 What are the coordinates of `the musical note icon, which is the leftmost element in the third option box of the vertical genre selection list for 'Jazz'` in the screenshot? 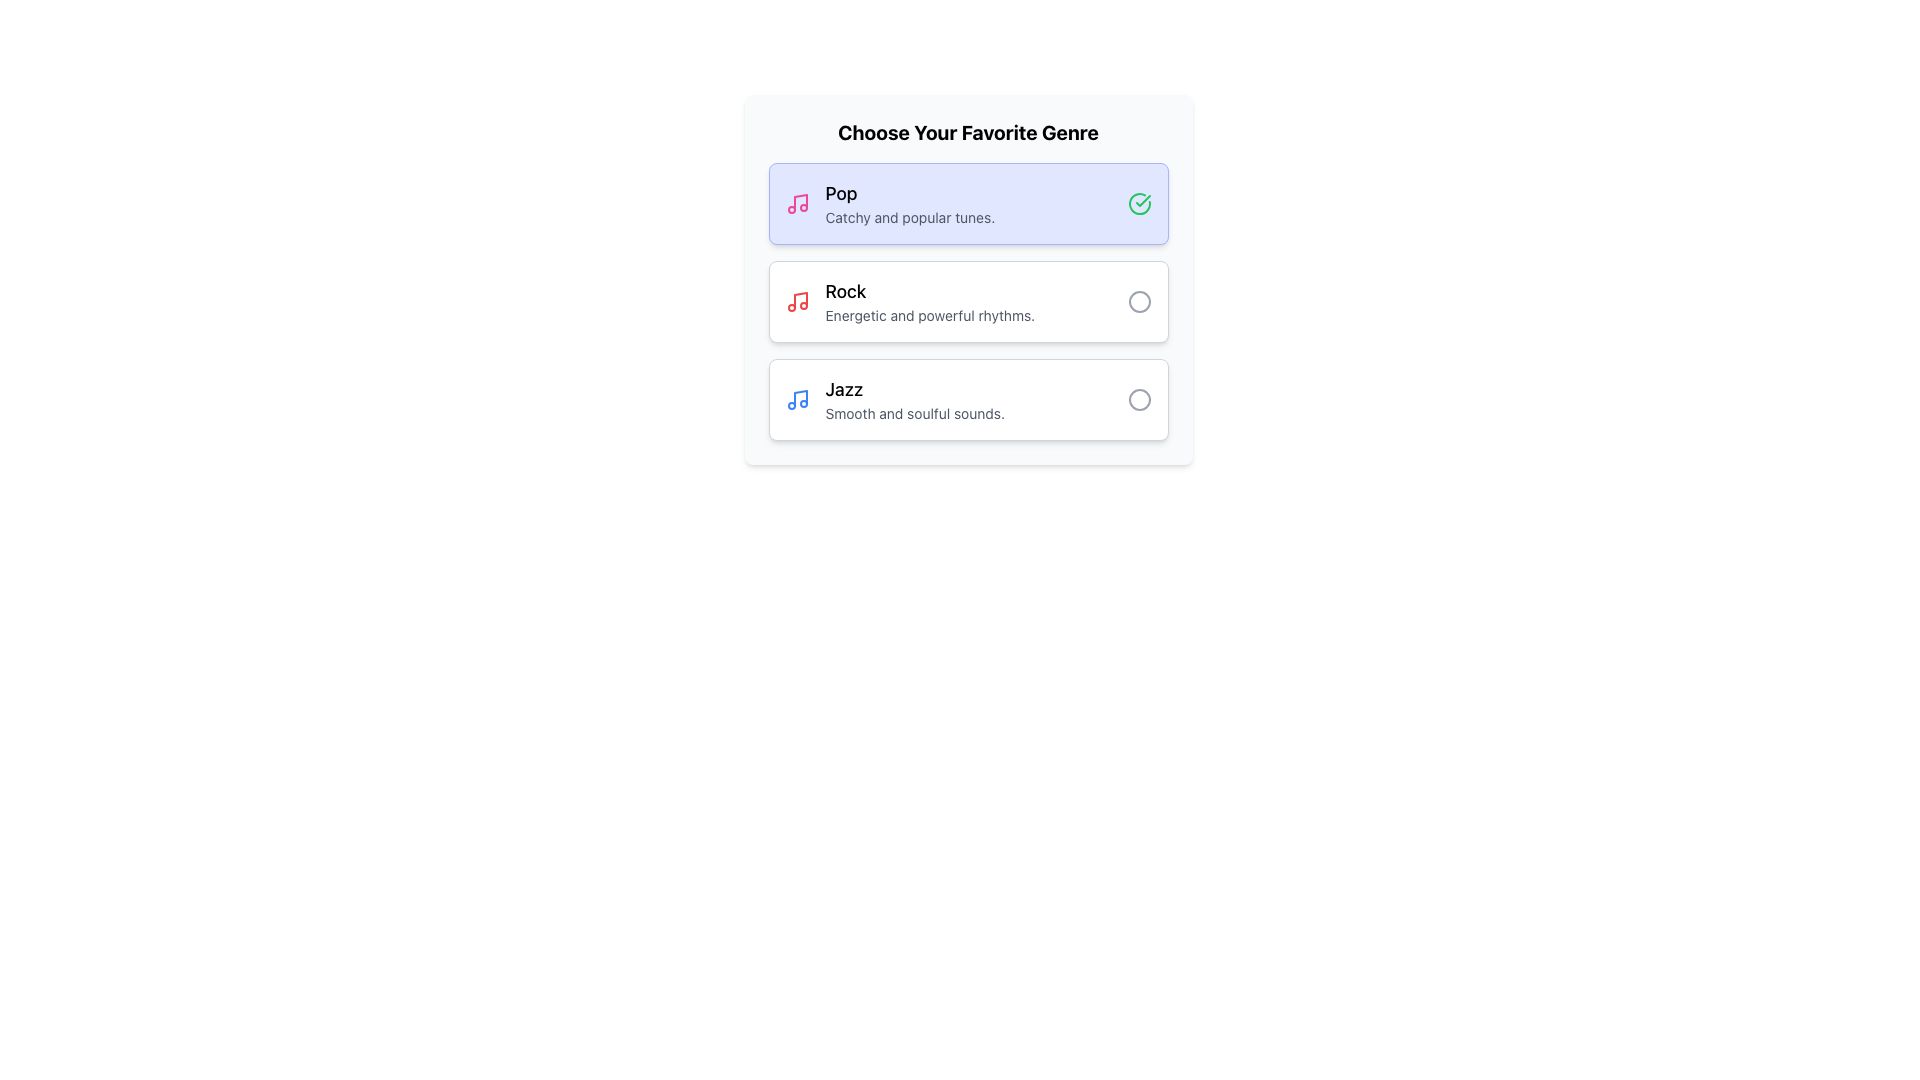 It's located at (796, 400).